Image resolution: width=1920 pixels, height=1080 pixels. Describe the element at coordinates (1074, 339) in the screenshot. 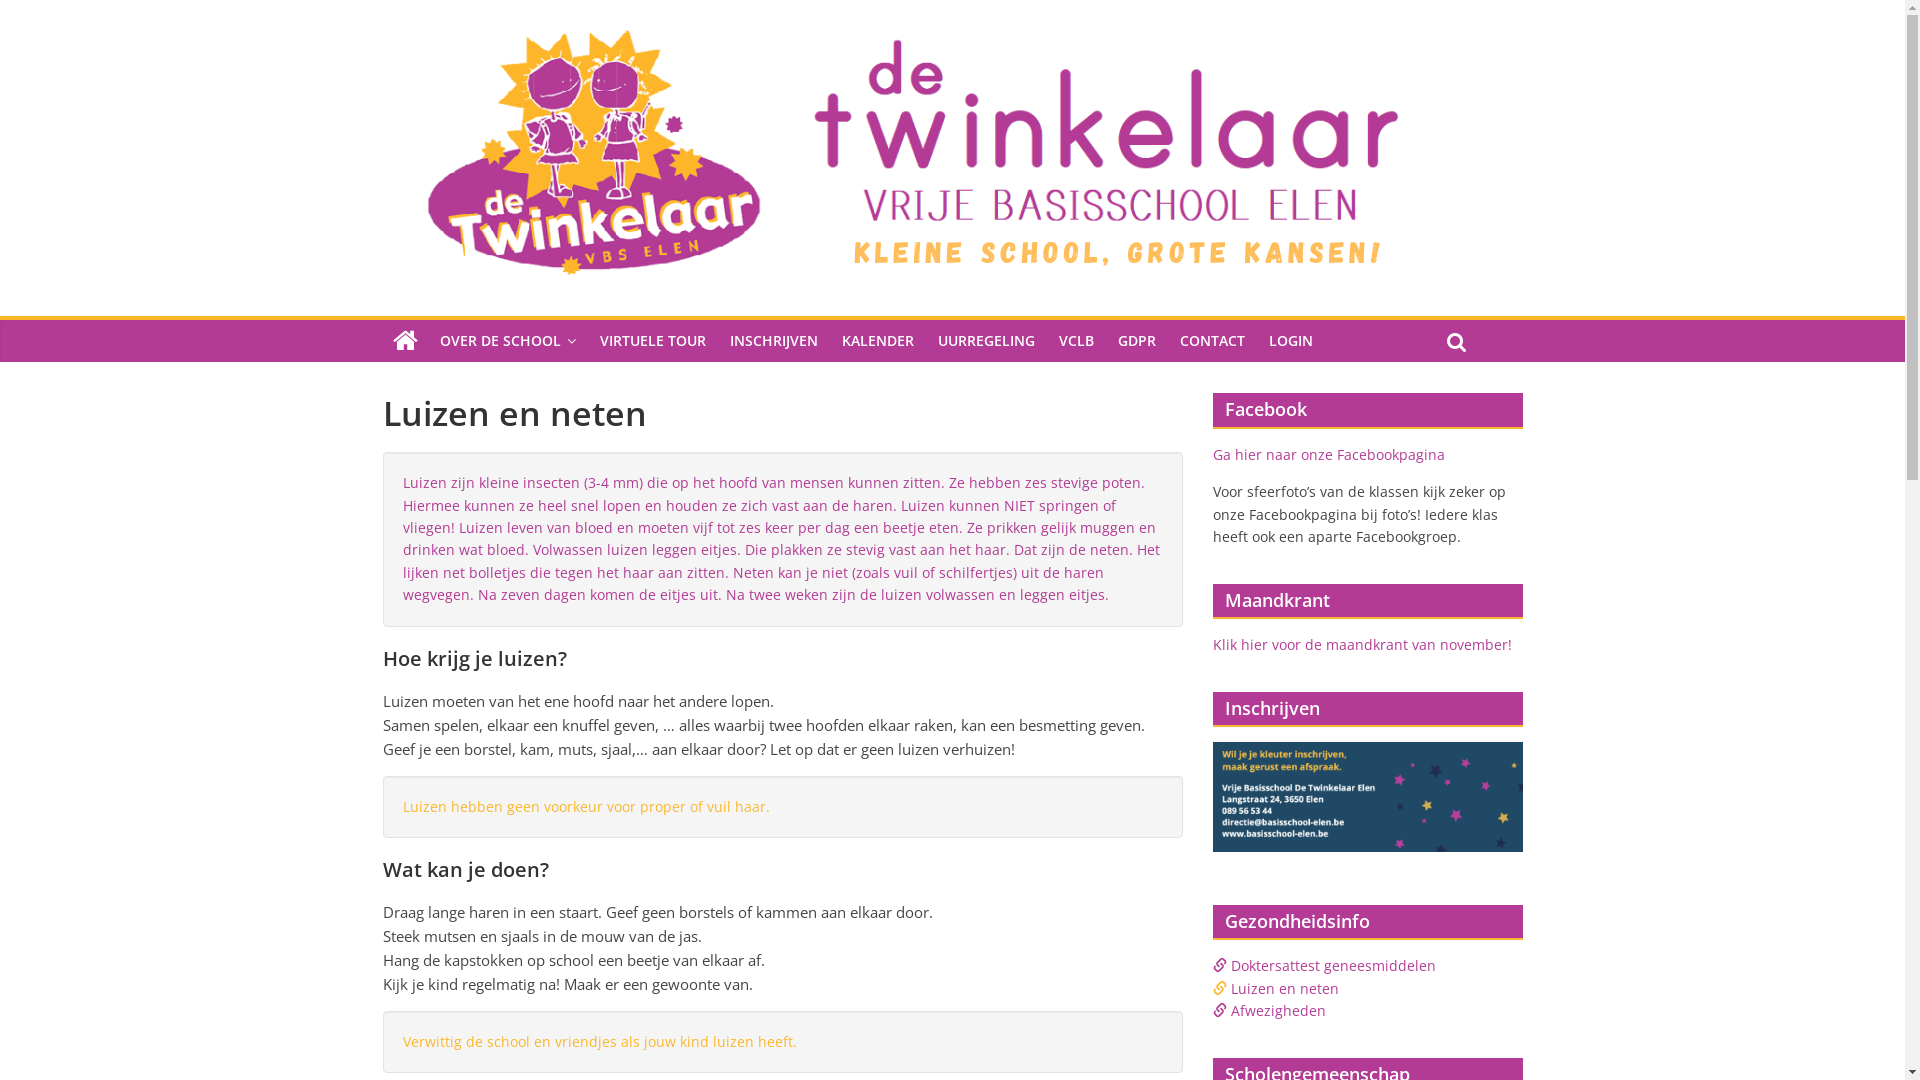

I see `'VCLB'` at that location.